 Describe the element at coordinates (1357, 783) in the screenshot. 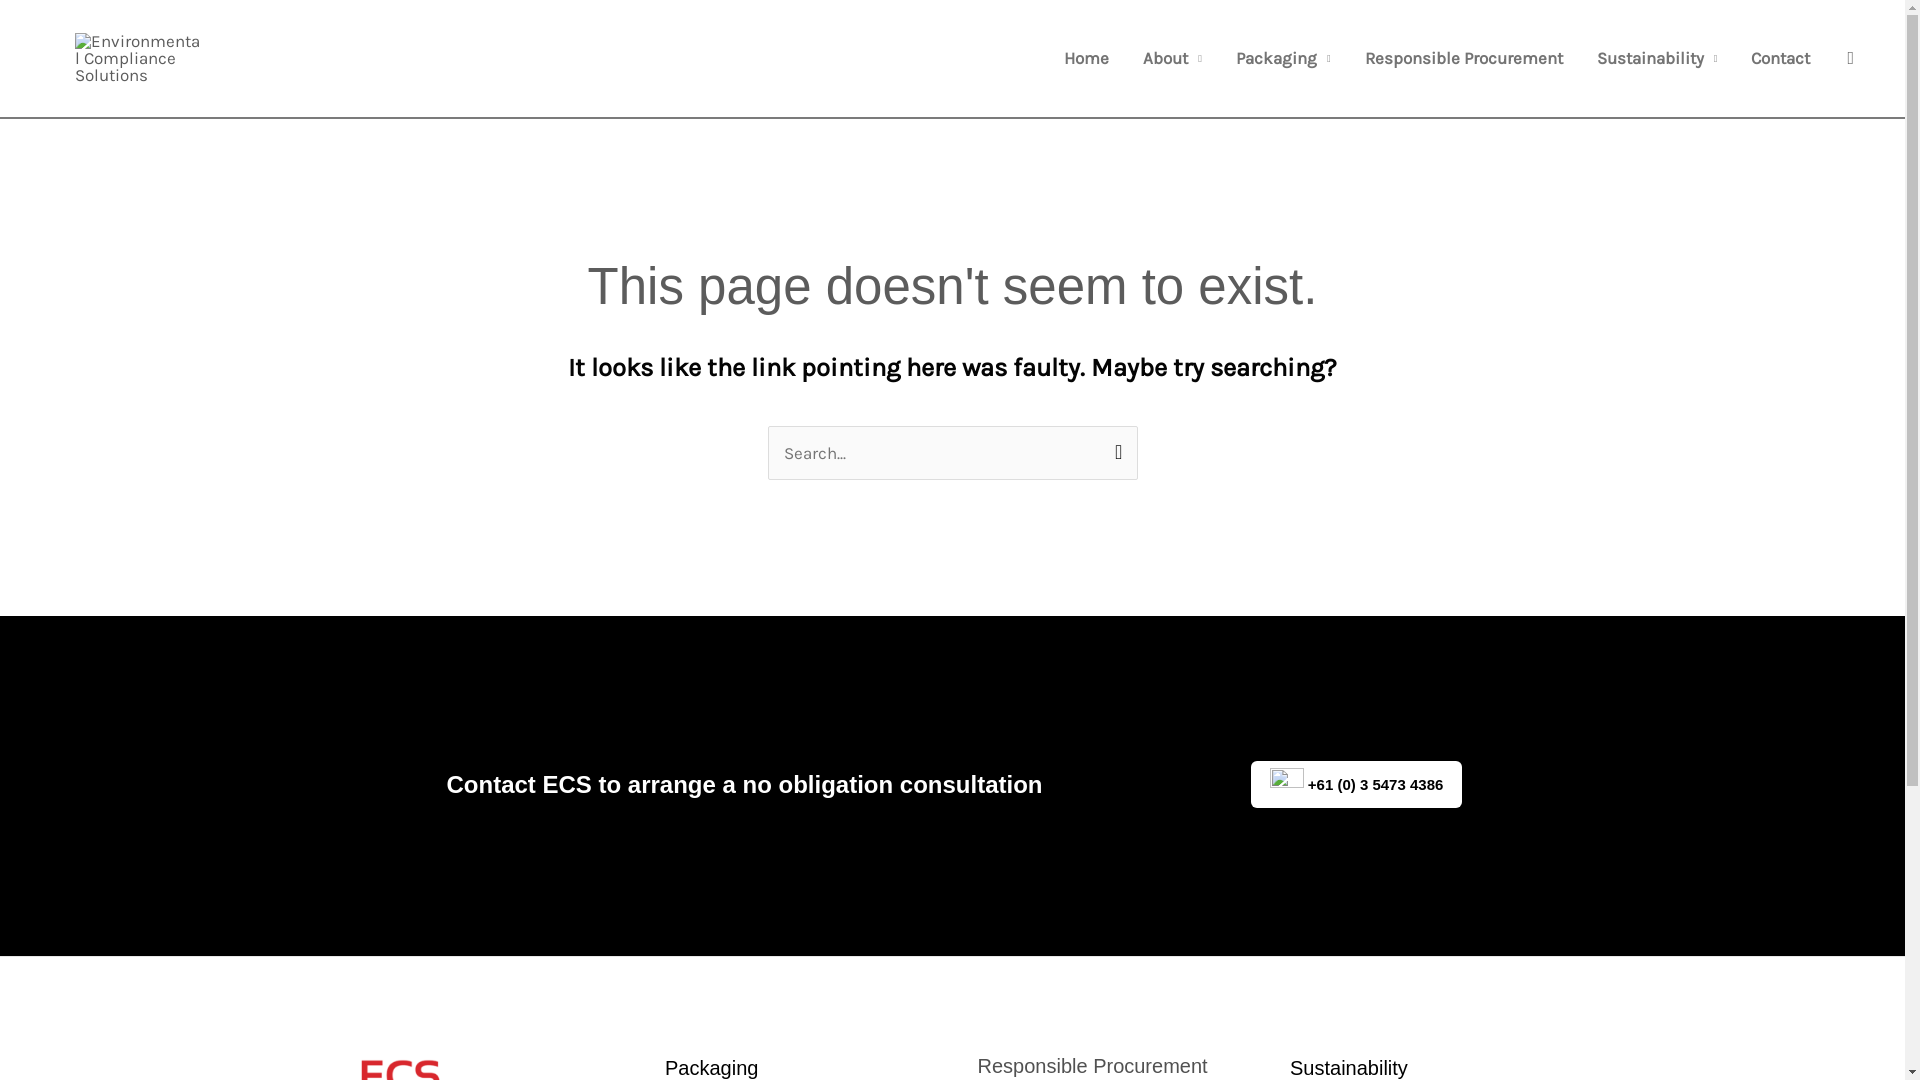

I see `'+61 (0) 3 5473 4386'` at that location.